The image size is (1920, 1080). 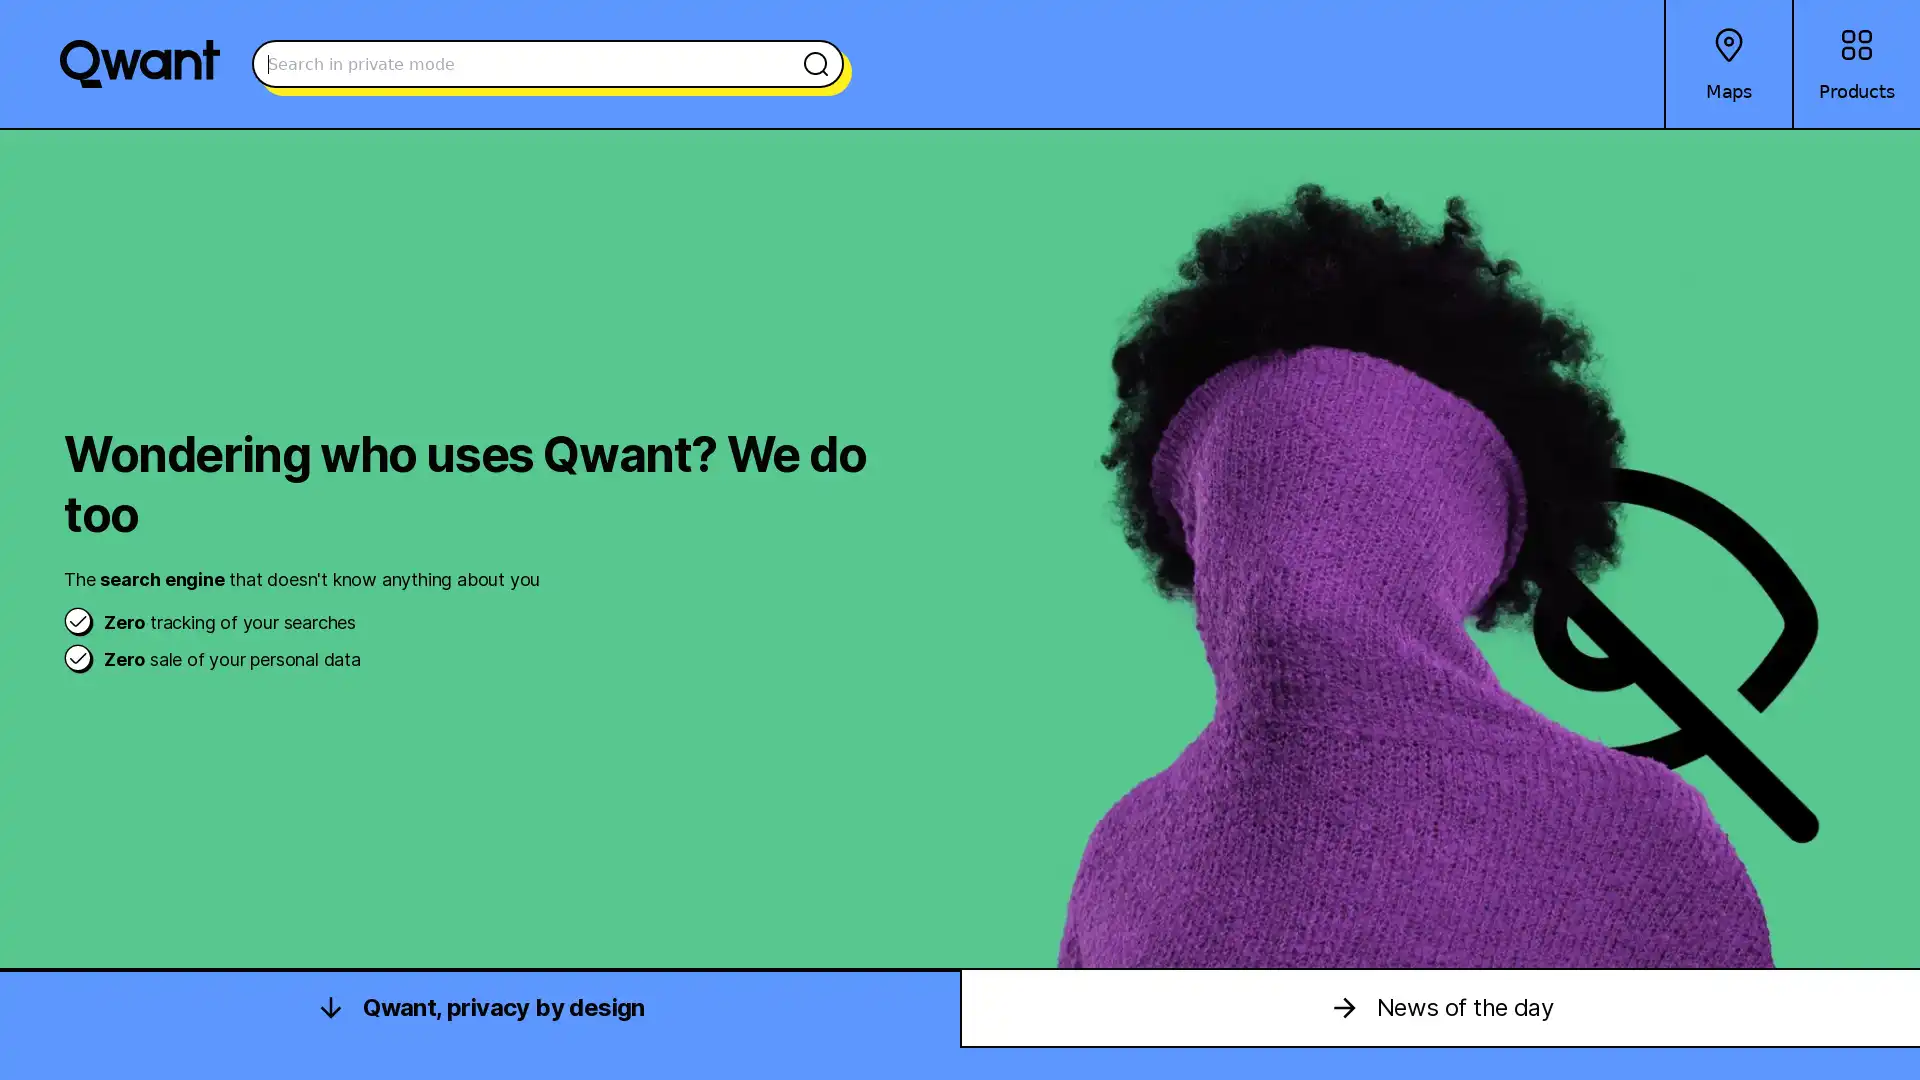 What do you see at coordinates (816, 63) in the screenshot?
I see `Search the web` at bounding box center [816, 63].